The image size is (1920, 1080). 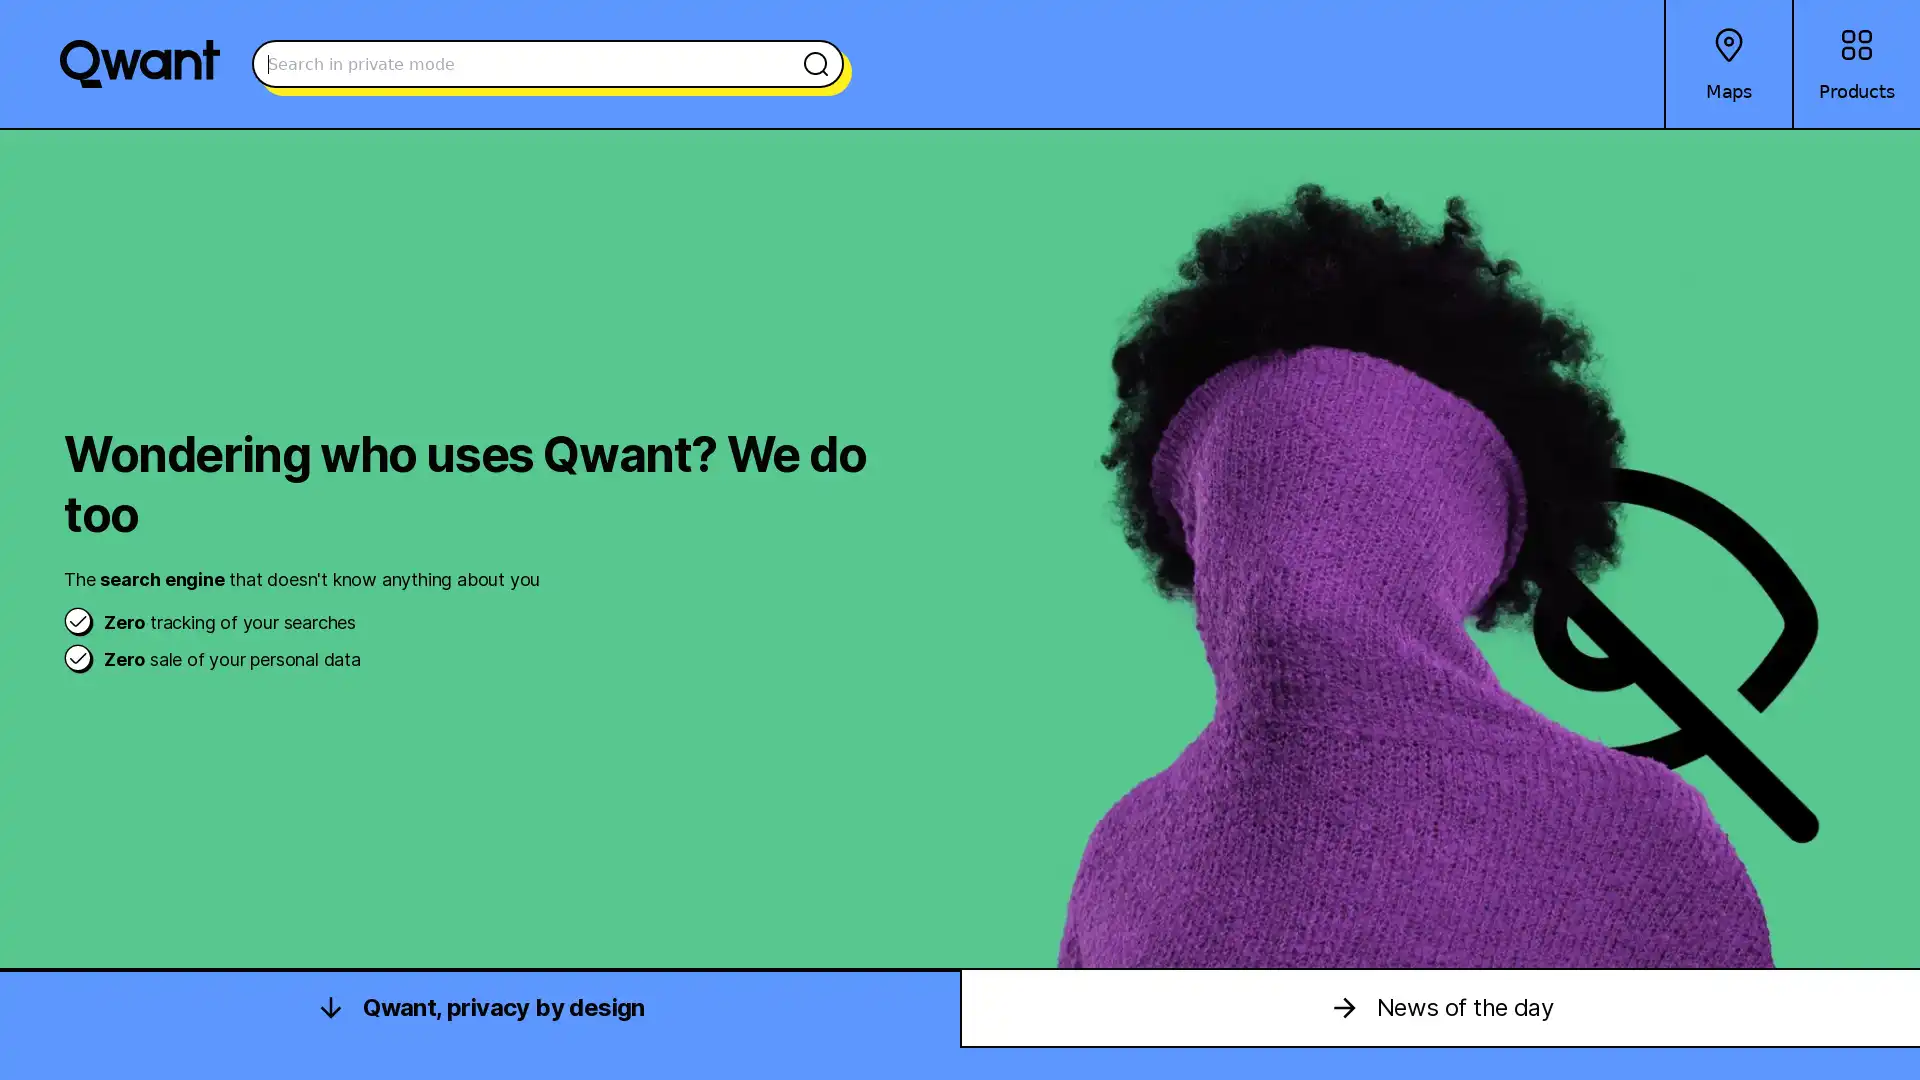 What do you see at coordinates (816, 63) in the screenshot?
I see `Search the web` at bounding box center [816, 63].